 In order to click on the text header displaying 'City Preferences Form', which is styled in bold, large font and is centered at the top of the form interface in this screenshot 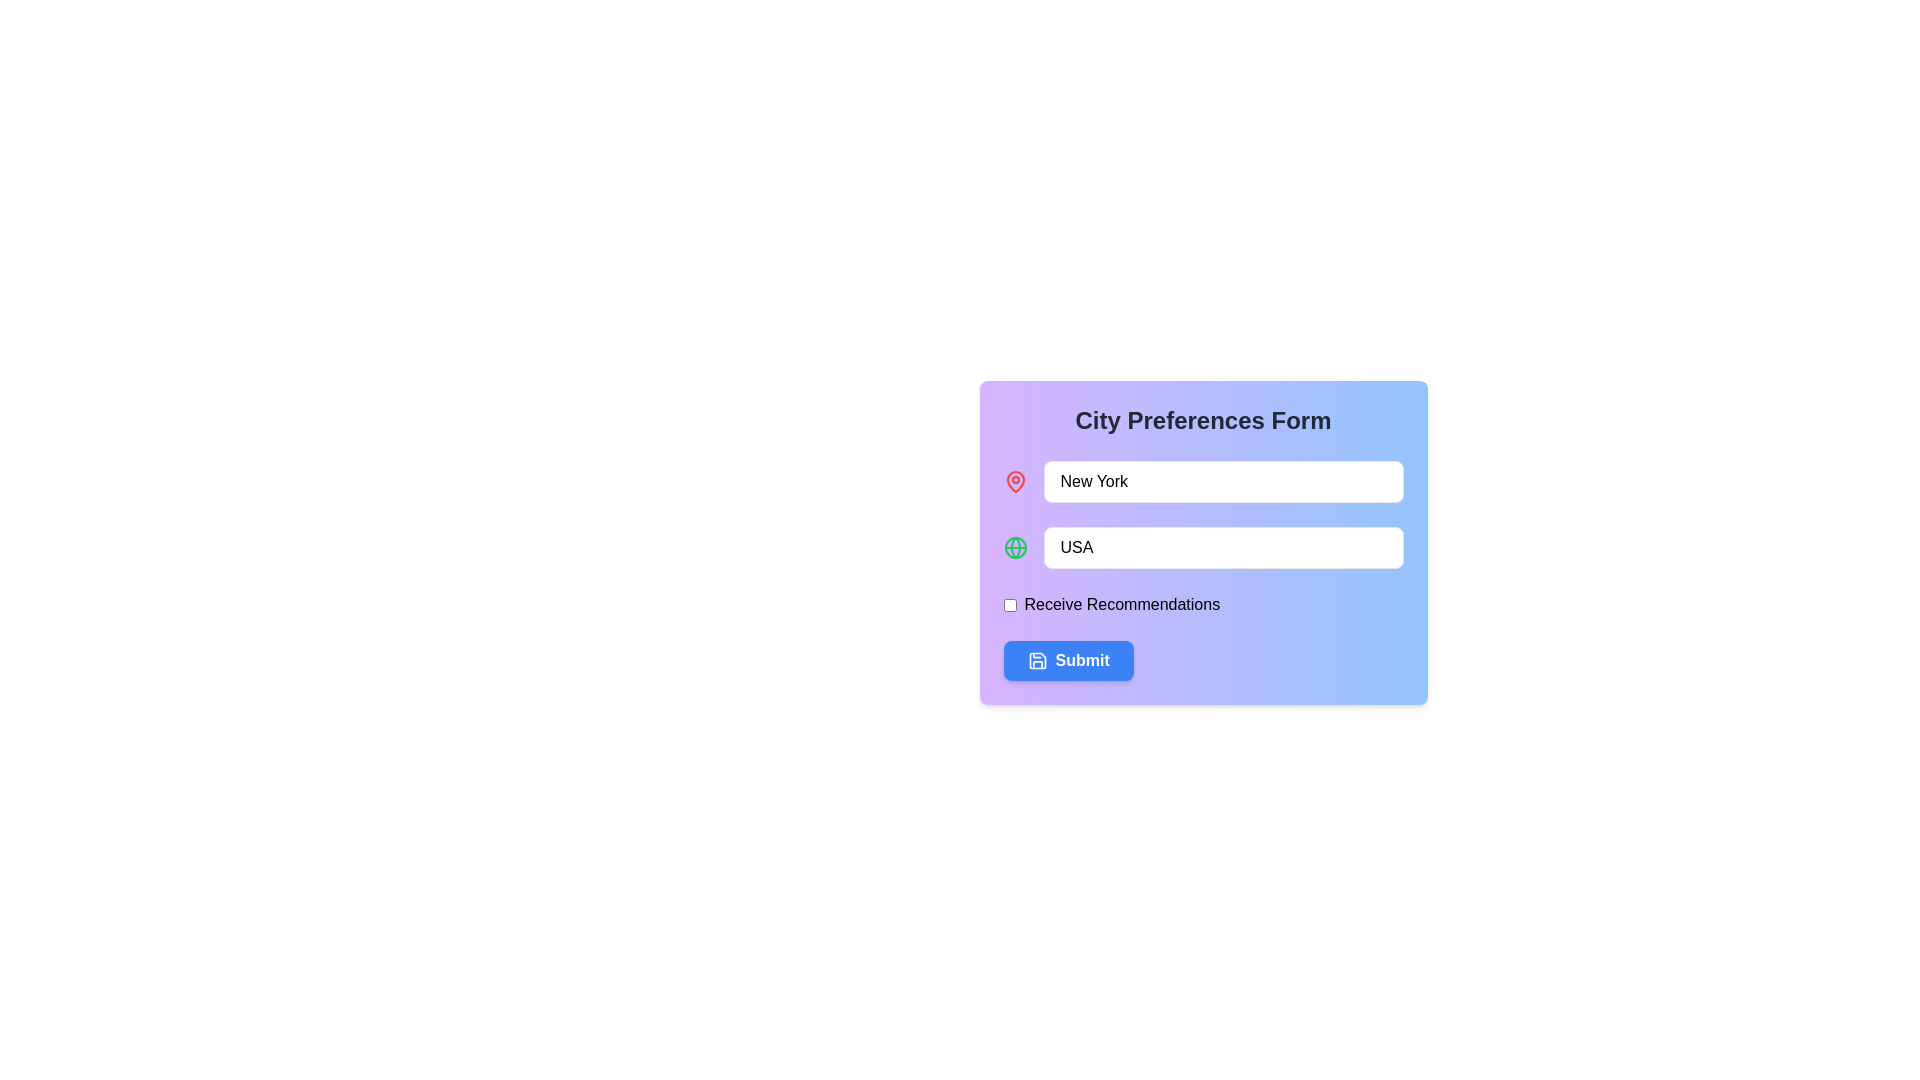, I will do `click(1202, 419)`.